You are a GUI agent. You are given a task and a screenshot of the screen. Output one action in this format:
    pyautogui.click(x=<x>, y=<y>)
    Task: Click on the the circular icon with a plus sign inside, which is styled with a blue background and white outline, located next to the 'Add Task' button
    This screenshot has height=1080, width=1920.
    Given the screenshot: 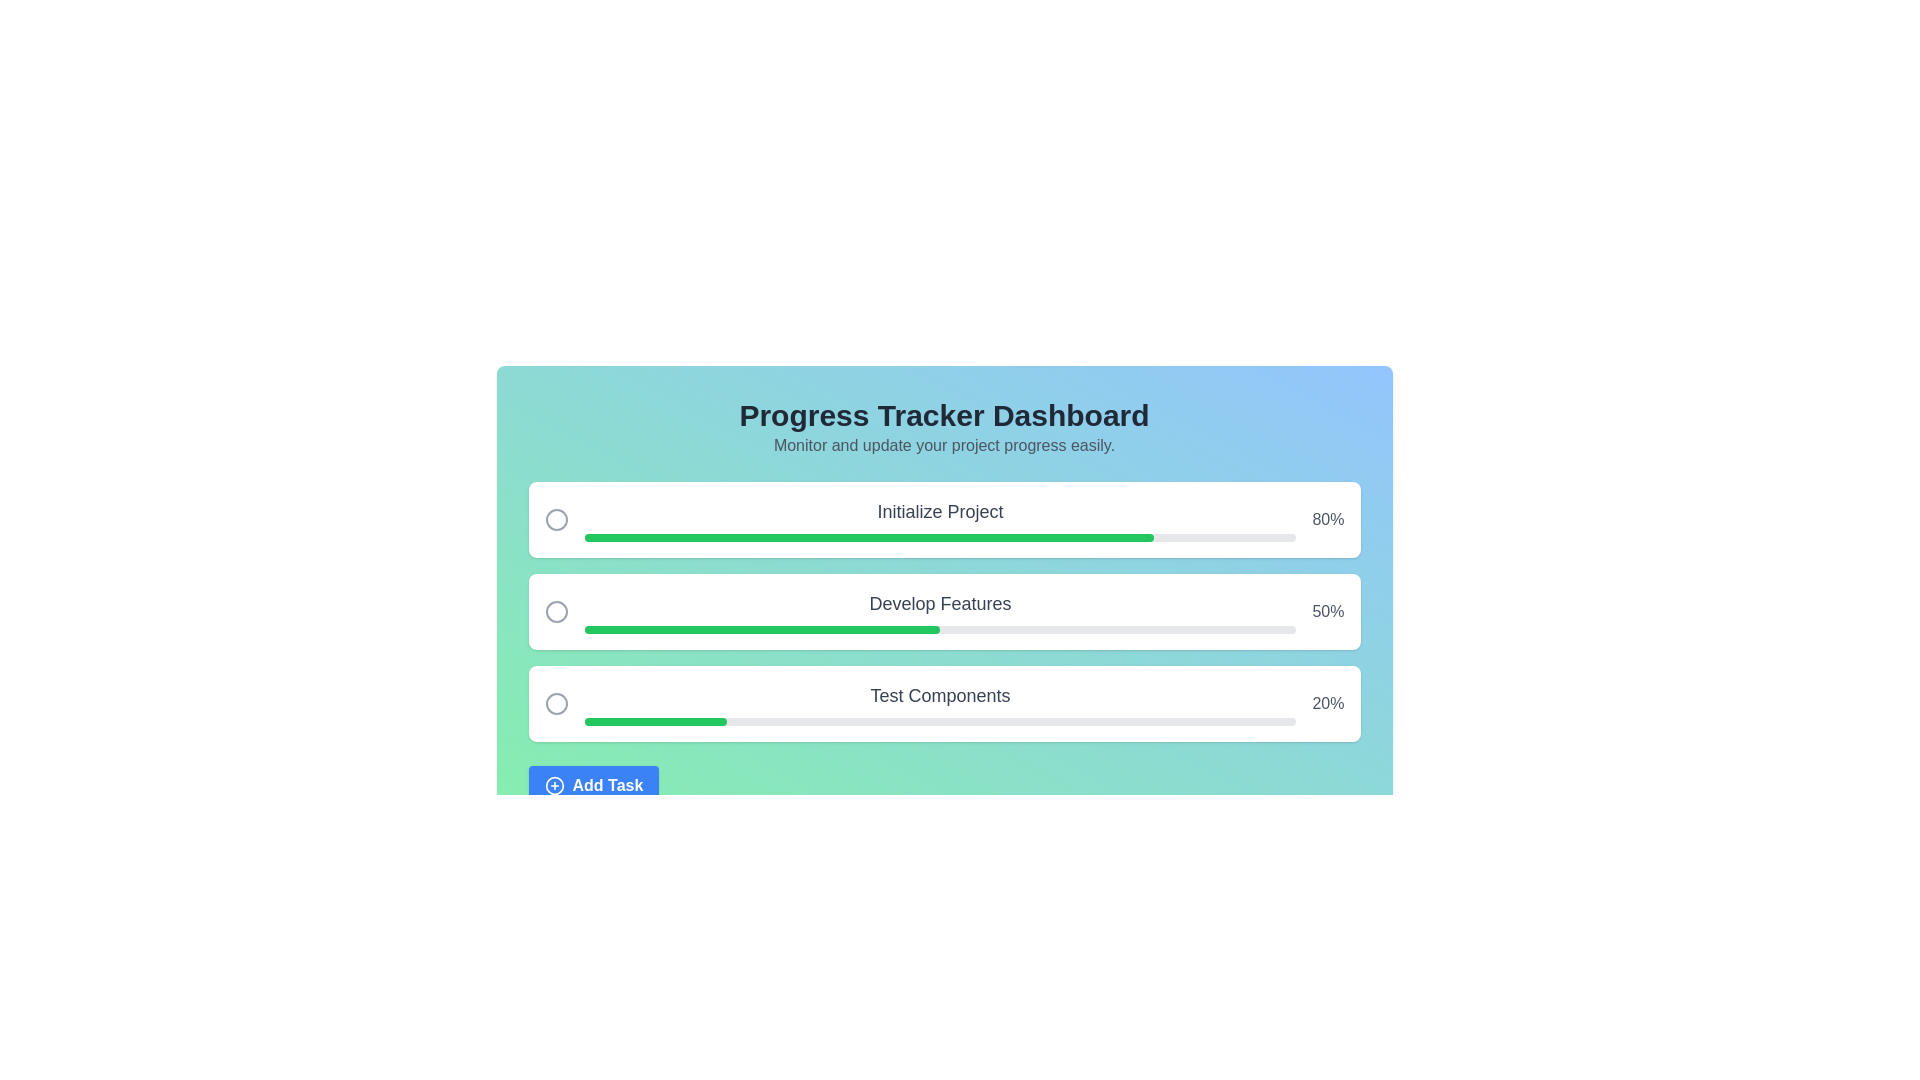 What is the action you would take?
    pyautogui.click(x=554, y=785)
    